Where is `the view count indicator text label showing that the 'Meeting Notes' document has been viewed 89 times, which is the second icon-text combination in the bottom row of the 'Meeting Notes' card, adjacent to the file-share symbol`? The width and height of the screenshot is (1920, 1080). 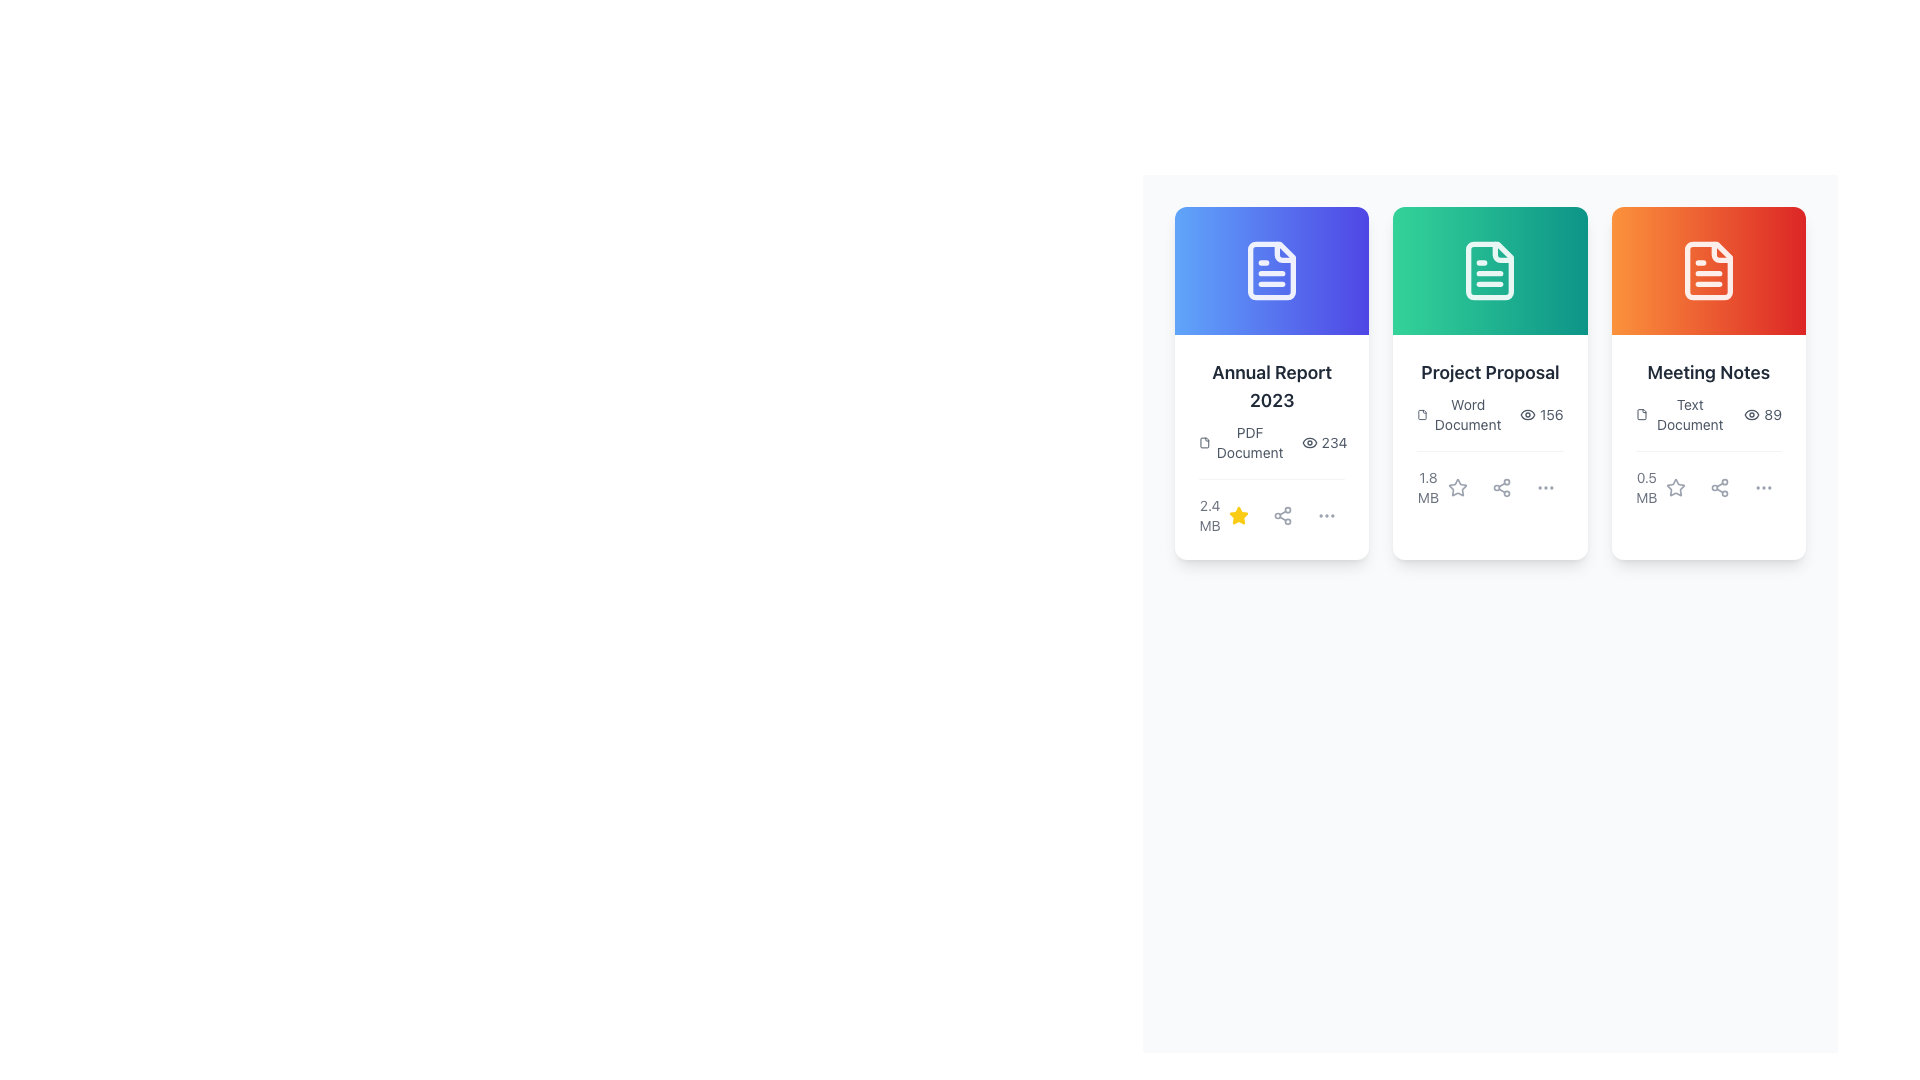
the view count indicator text label showing that the 'Meeting Notes' document has been viewed 89 times, which is the second icon-text combination in the bottom row of the 'Meeting Notes' card, adjacent to the file-share symbol is located at coordinates (1763, 414).